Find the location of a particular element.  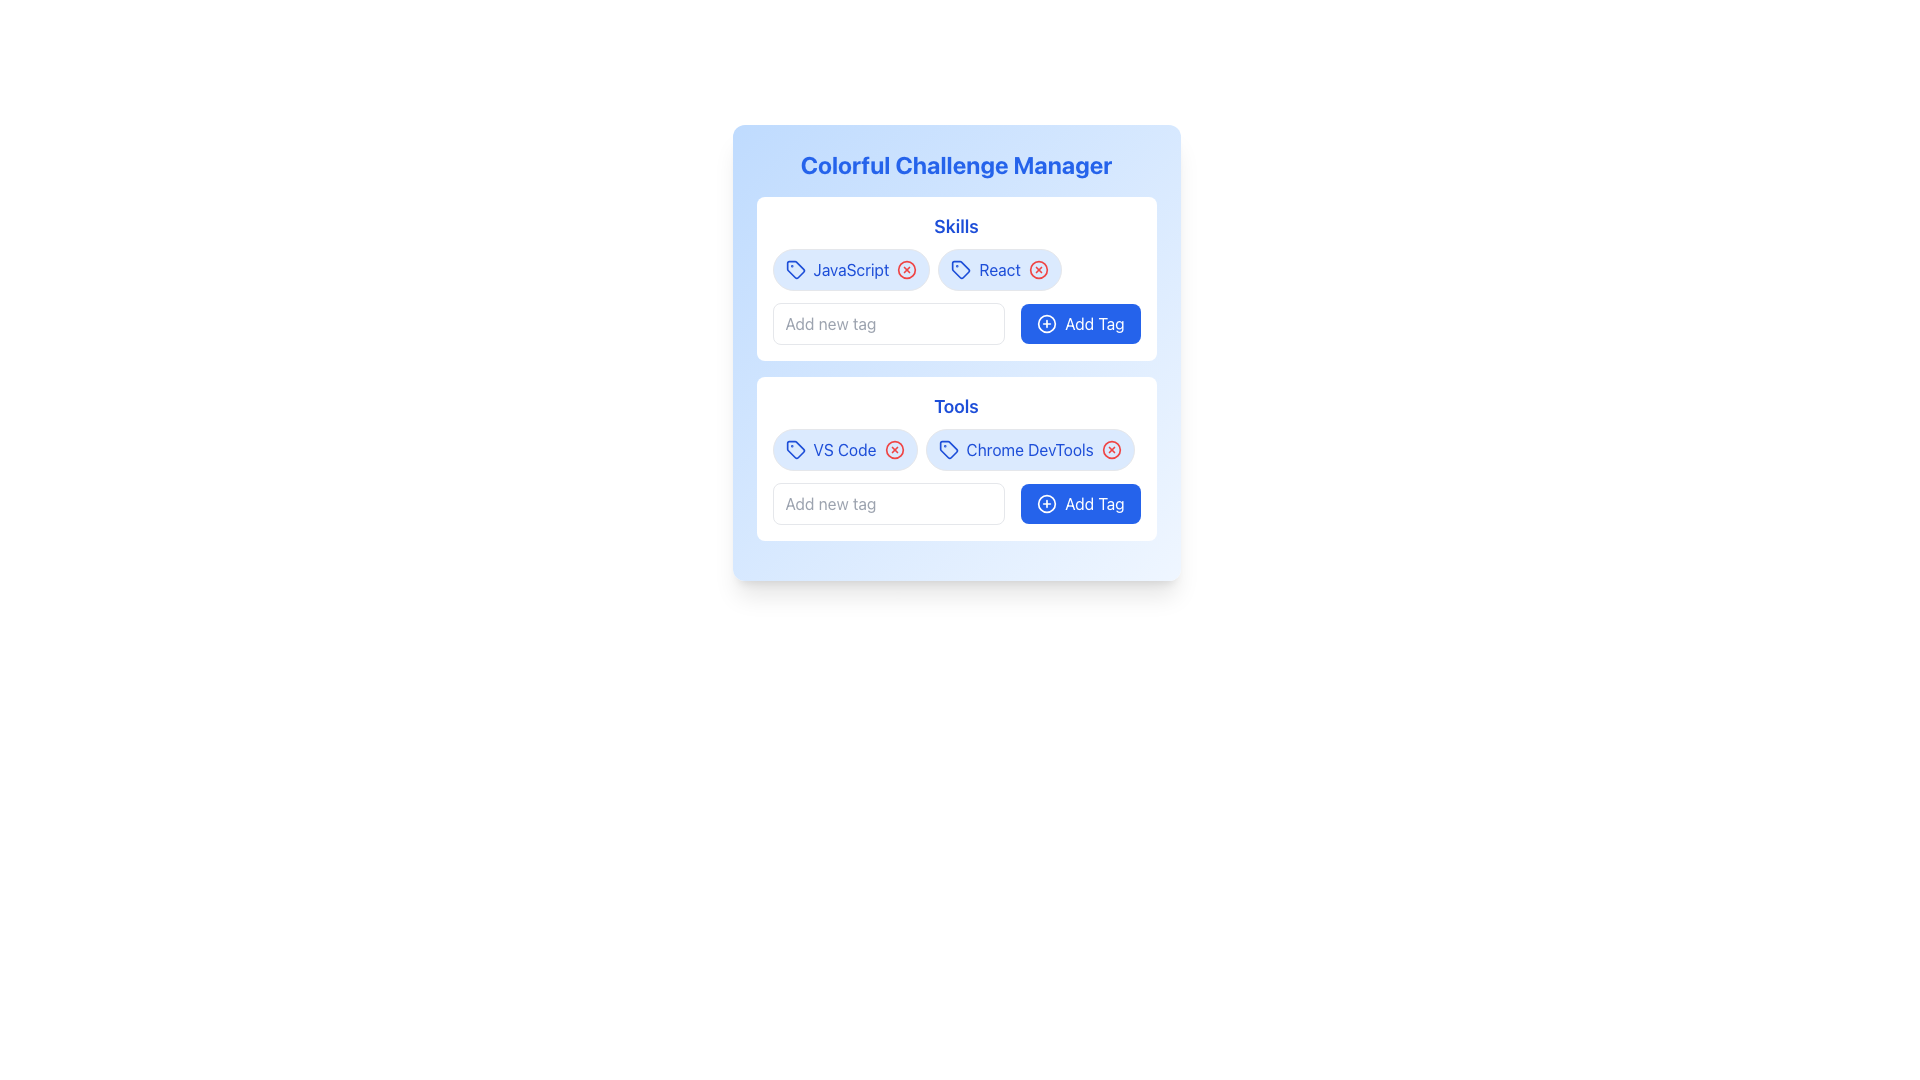

the tag-like icon with a blue border located beside the 'Chrome DevTools' text in the 'Tools' section is located at coordinates (947, 450).